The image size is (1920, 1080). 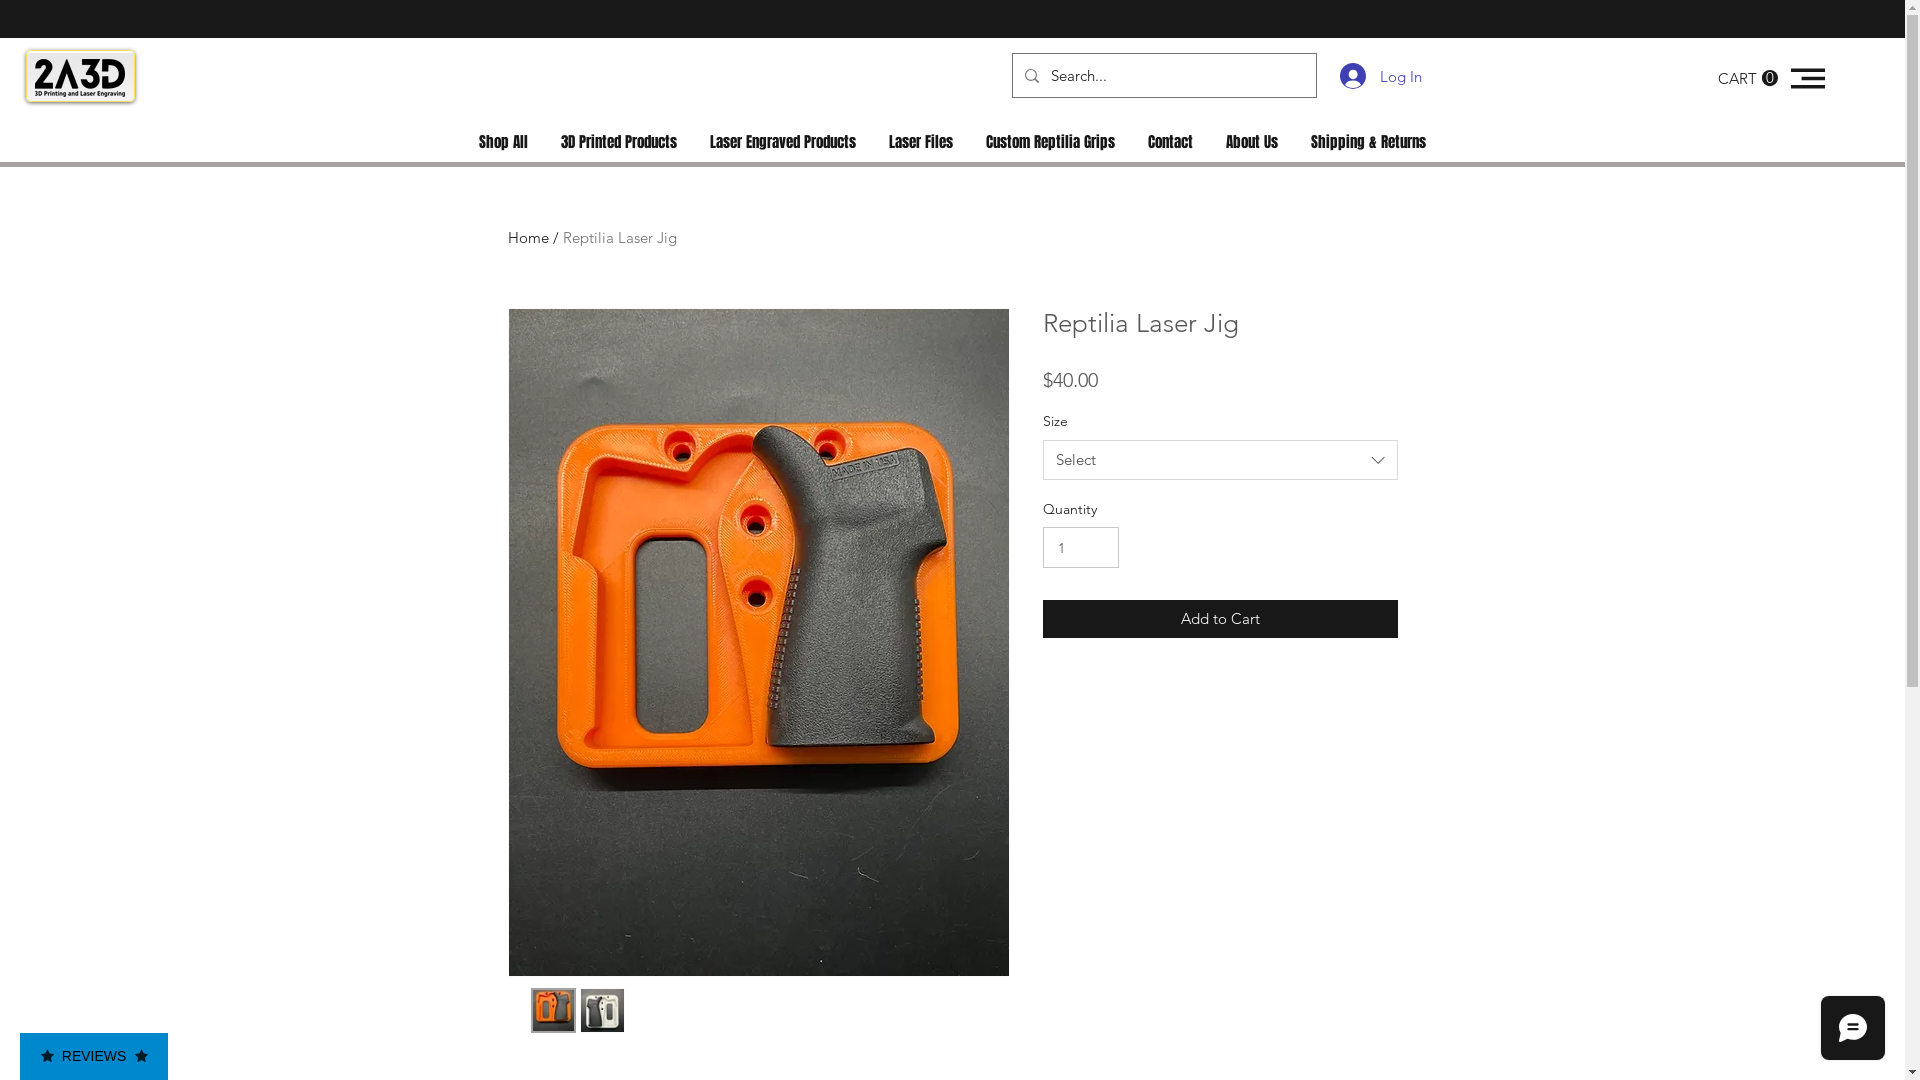 What do you see at coordinates (1218, 459) in the screenshot?
I see `'Select'` at bounding box center [1218, 459].